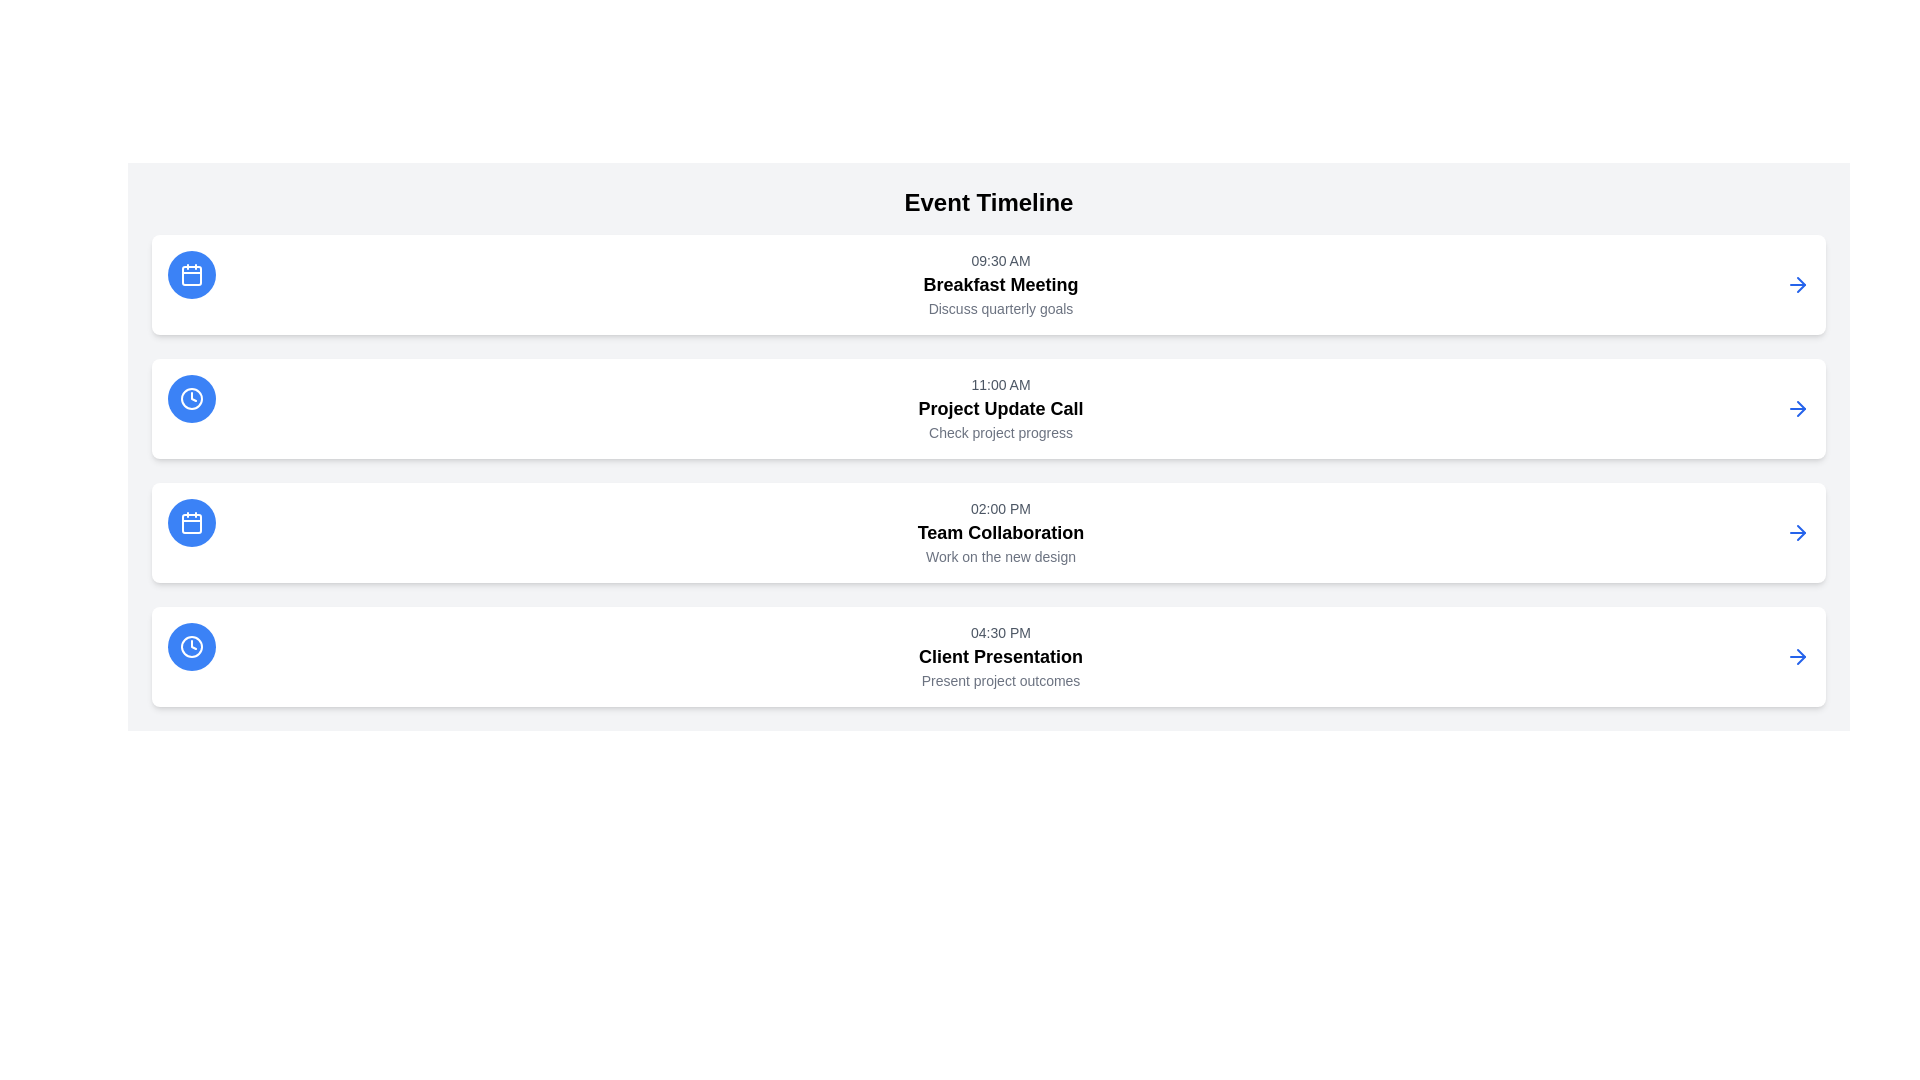 The image size is (1920, 1080). What do you see at coordinates (192, 647) in the screenshot?
I see `the circular blue icon button with a white clock symbol located at the leftmost edge of the 'Client Presentation' event description card` at bounding box center [192, 647].